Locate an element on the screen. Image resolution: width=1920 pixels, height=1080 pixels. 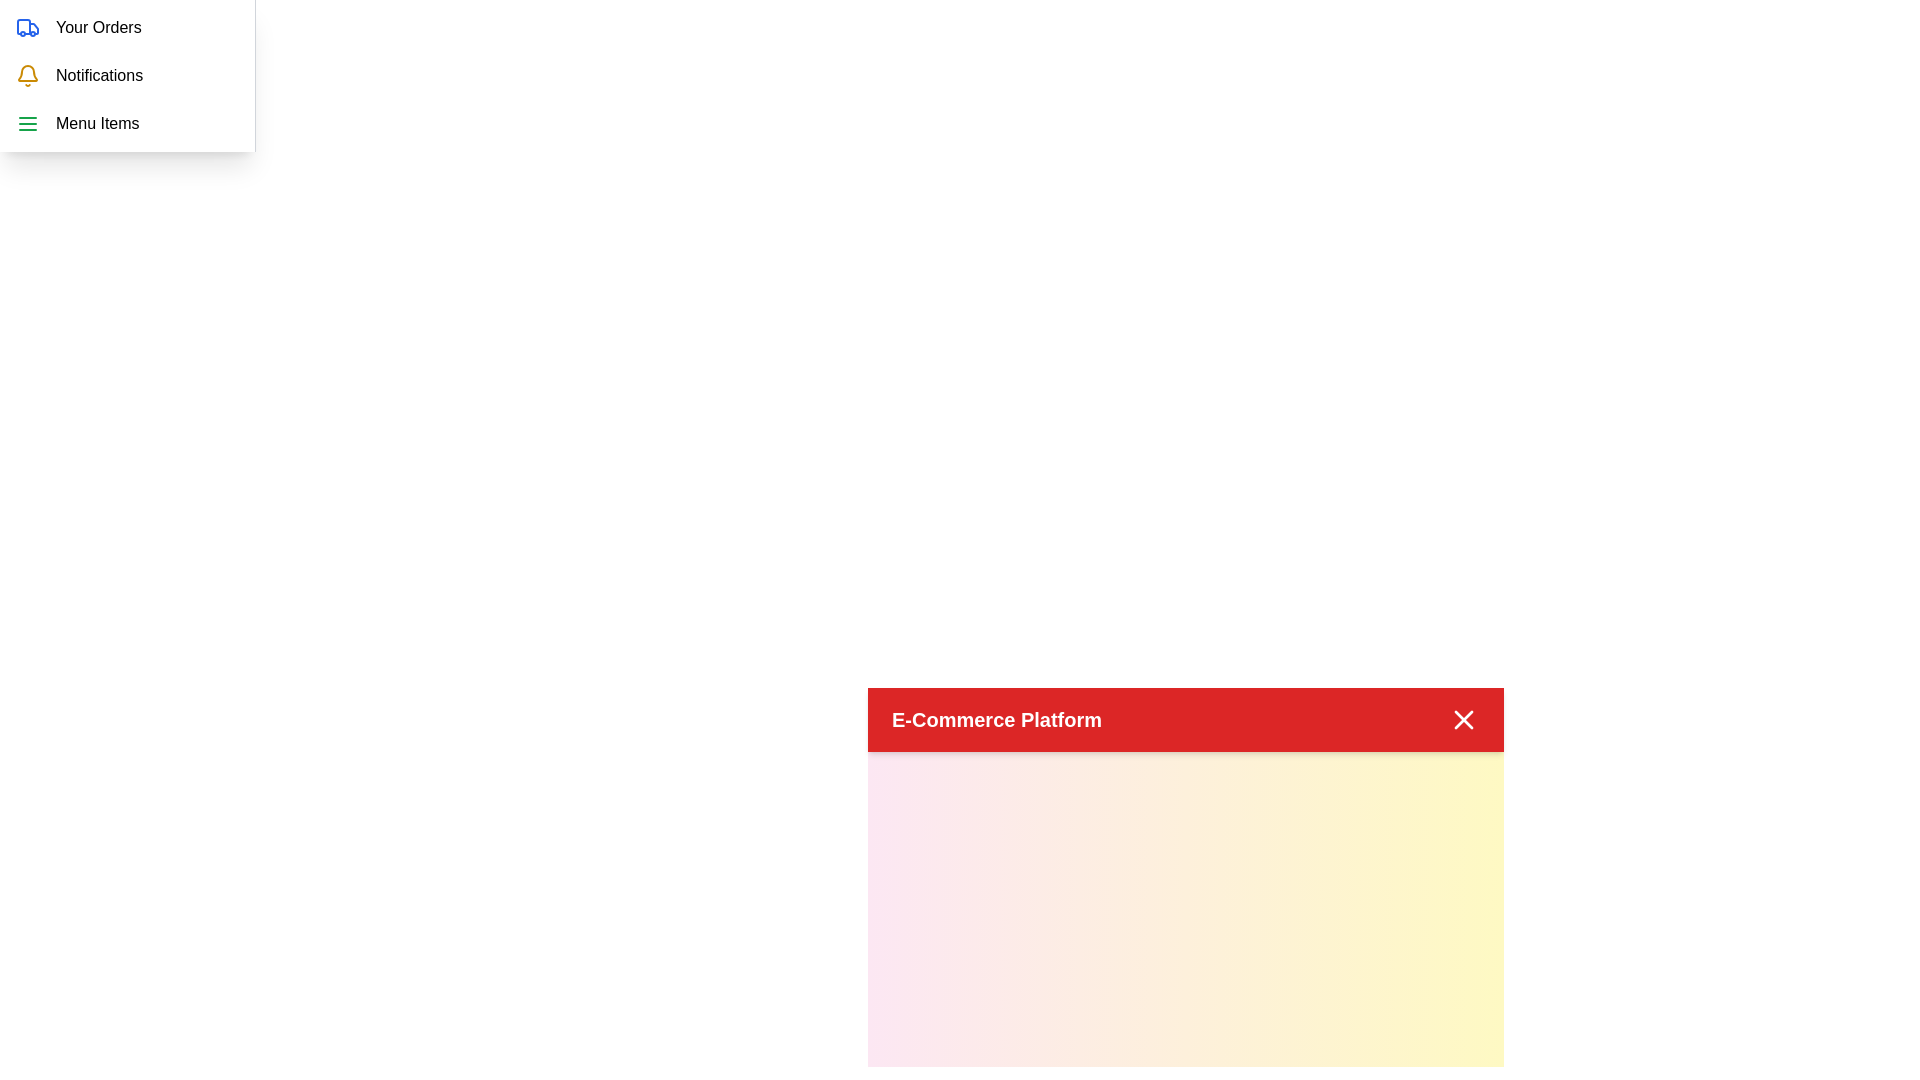
the 'Your Orders' text label and truck icon located at the top of the vertical menu list is located at coordinates (97, 27).